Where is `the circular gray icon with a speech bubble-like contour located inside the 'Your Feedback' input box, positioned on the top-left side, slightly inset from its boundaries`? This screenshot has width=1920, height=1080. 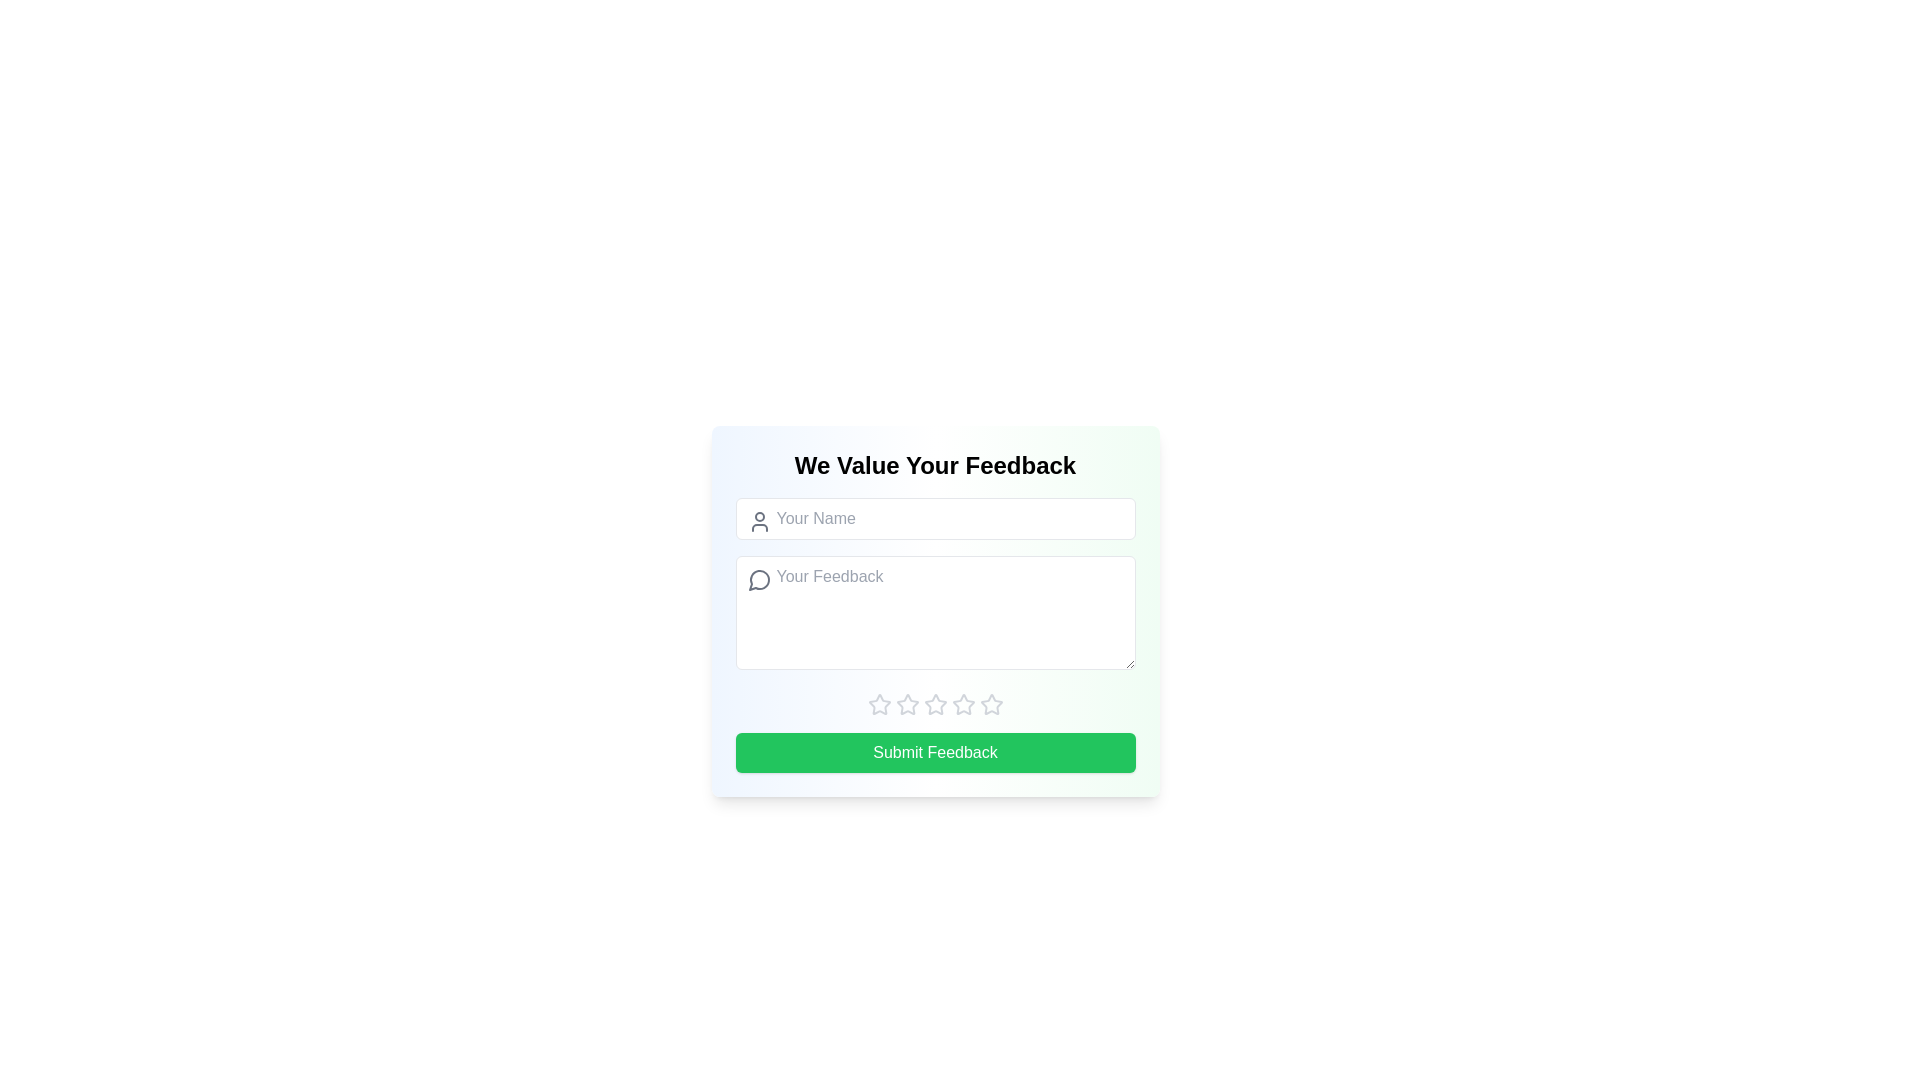
the circular gray icon with a speech bubble-like contour located inside the 'Your Feedback' input box, positioned on the top-left side, slightly inset from its boundaries is located at coordinates (758, 579).